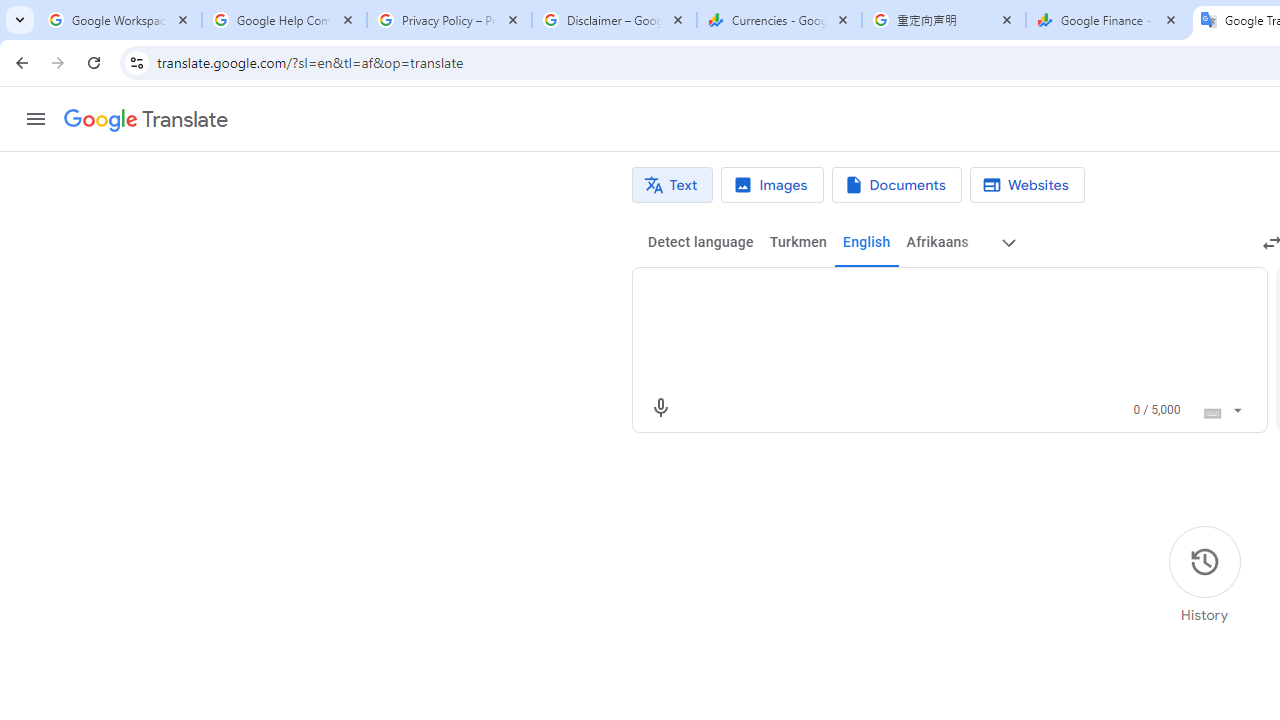  Describe the element at coordinates (936, 242) in the screenshot. I see `'Afrikaans'` at that location.